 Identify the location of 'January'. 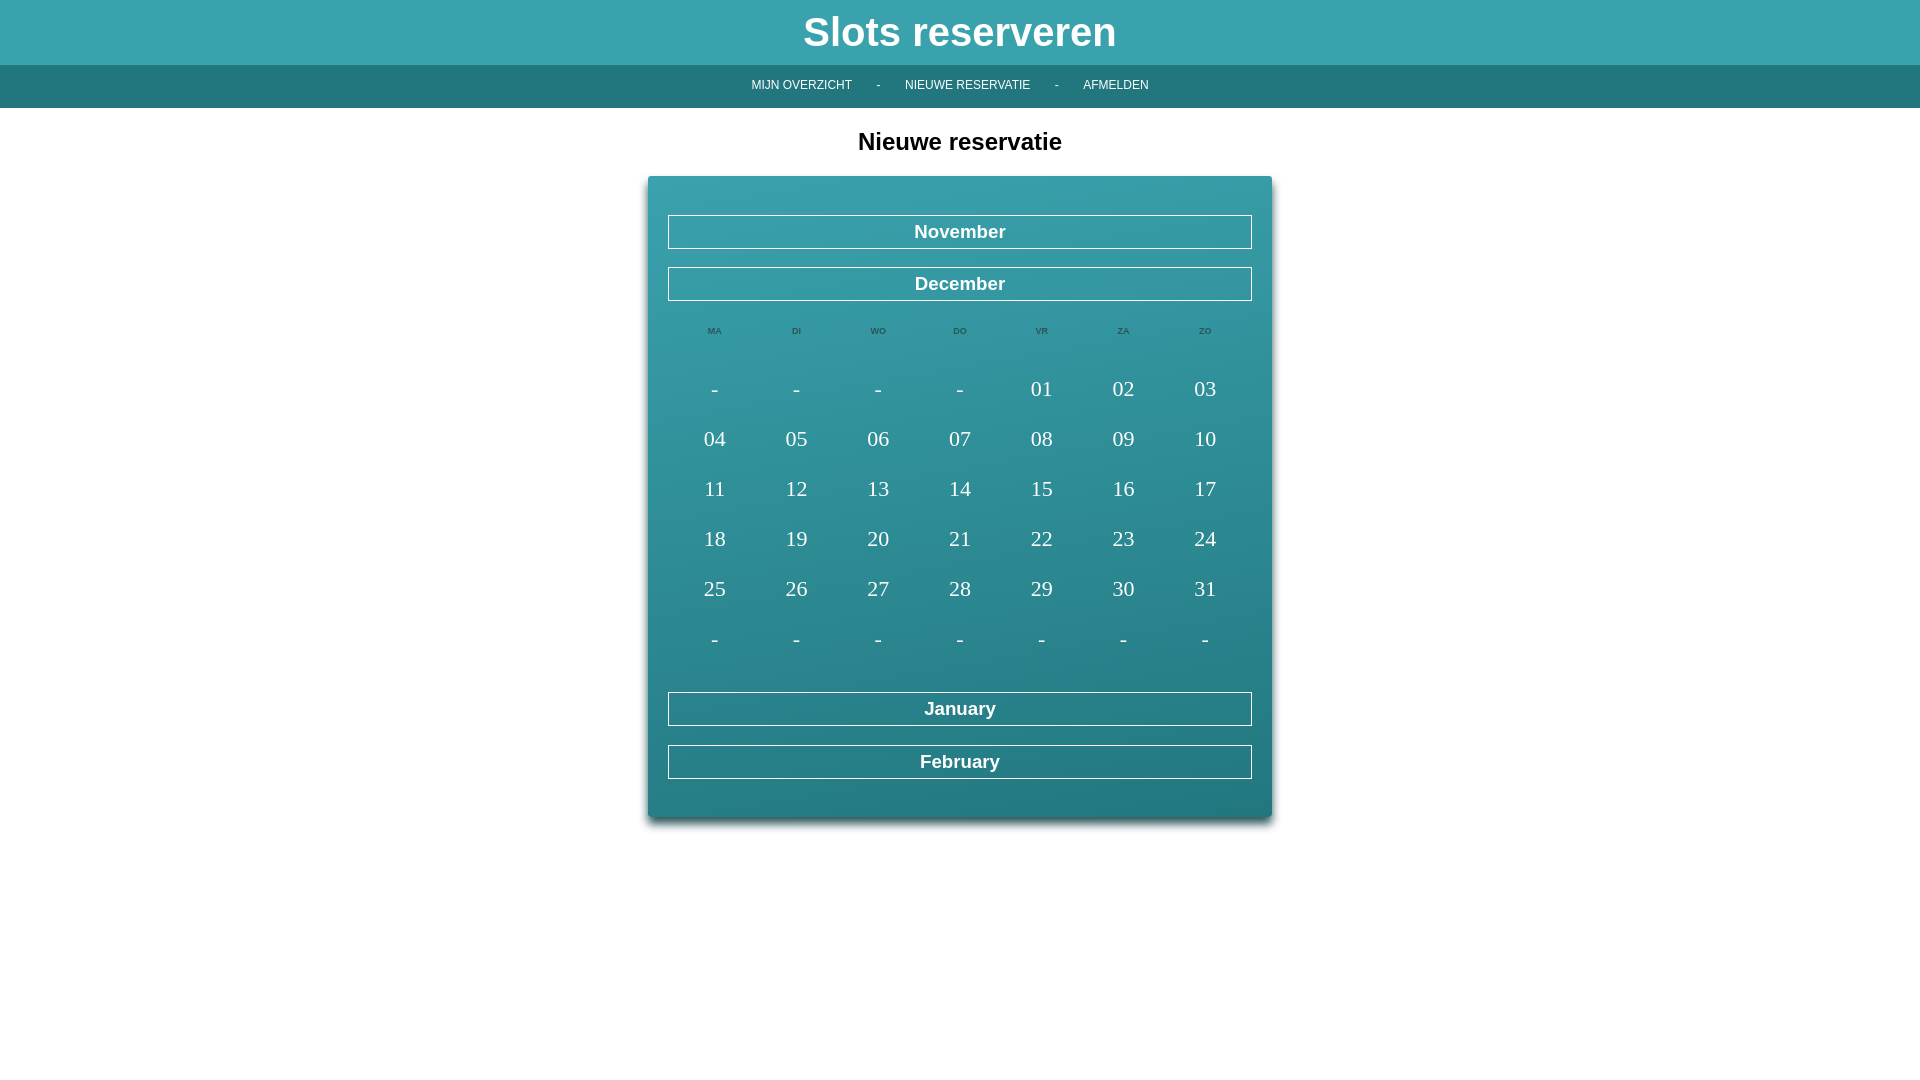
(960, 708).